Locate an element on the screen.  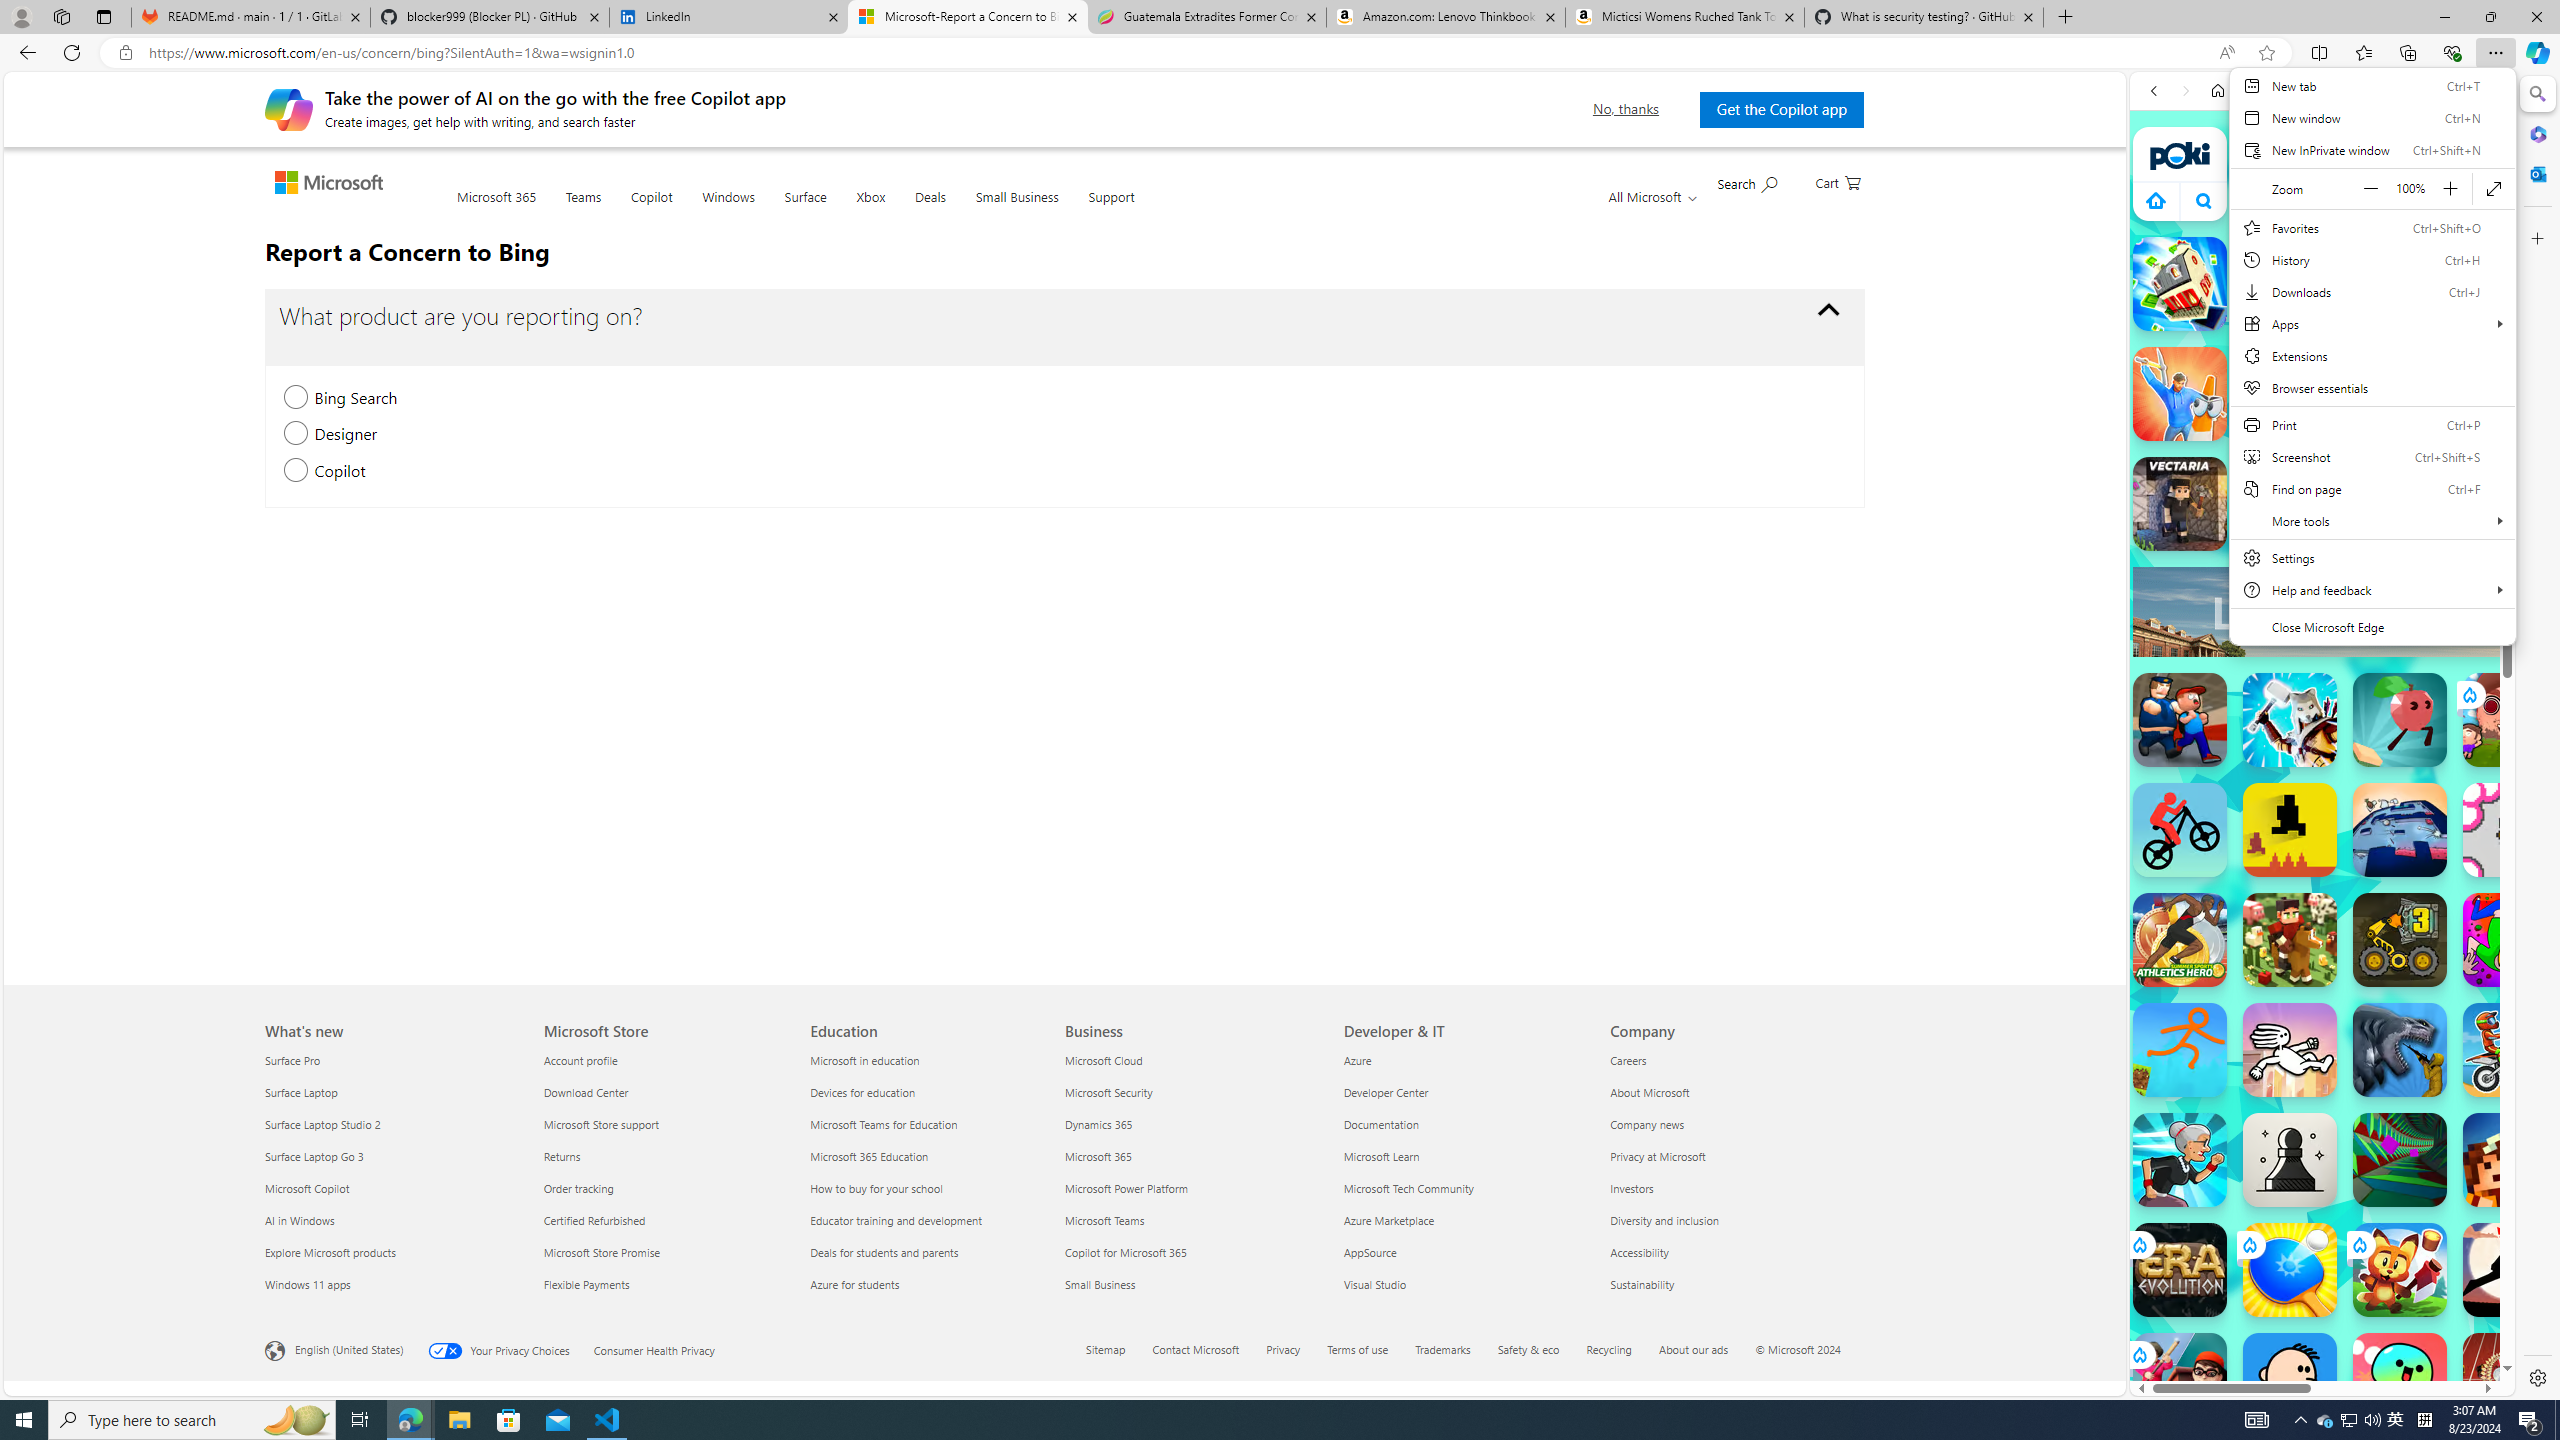
'Simply Prop Hunt Simply Prop Hunt' is located at coordinates (2178, 392).